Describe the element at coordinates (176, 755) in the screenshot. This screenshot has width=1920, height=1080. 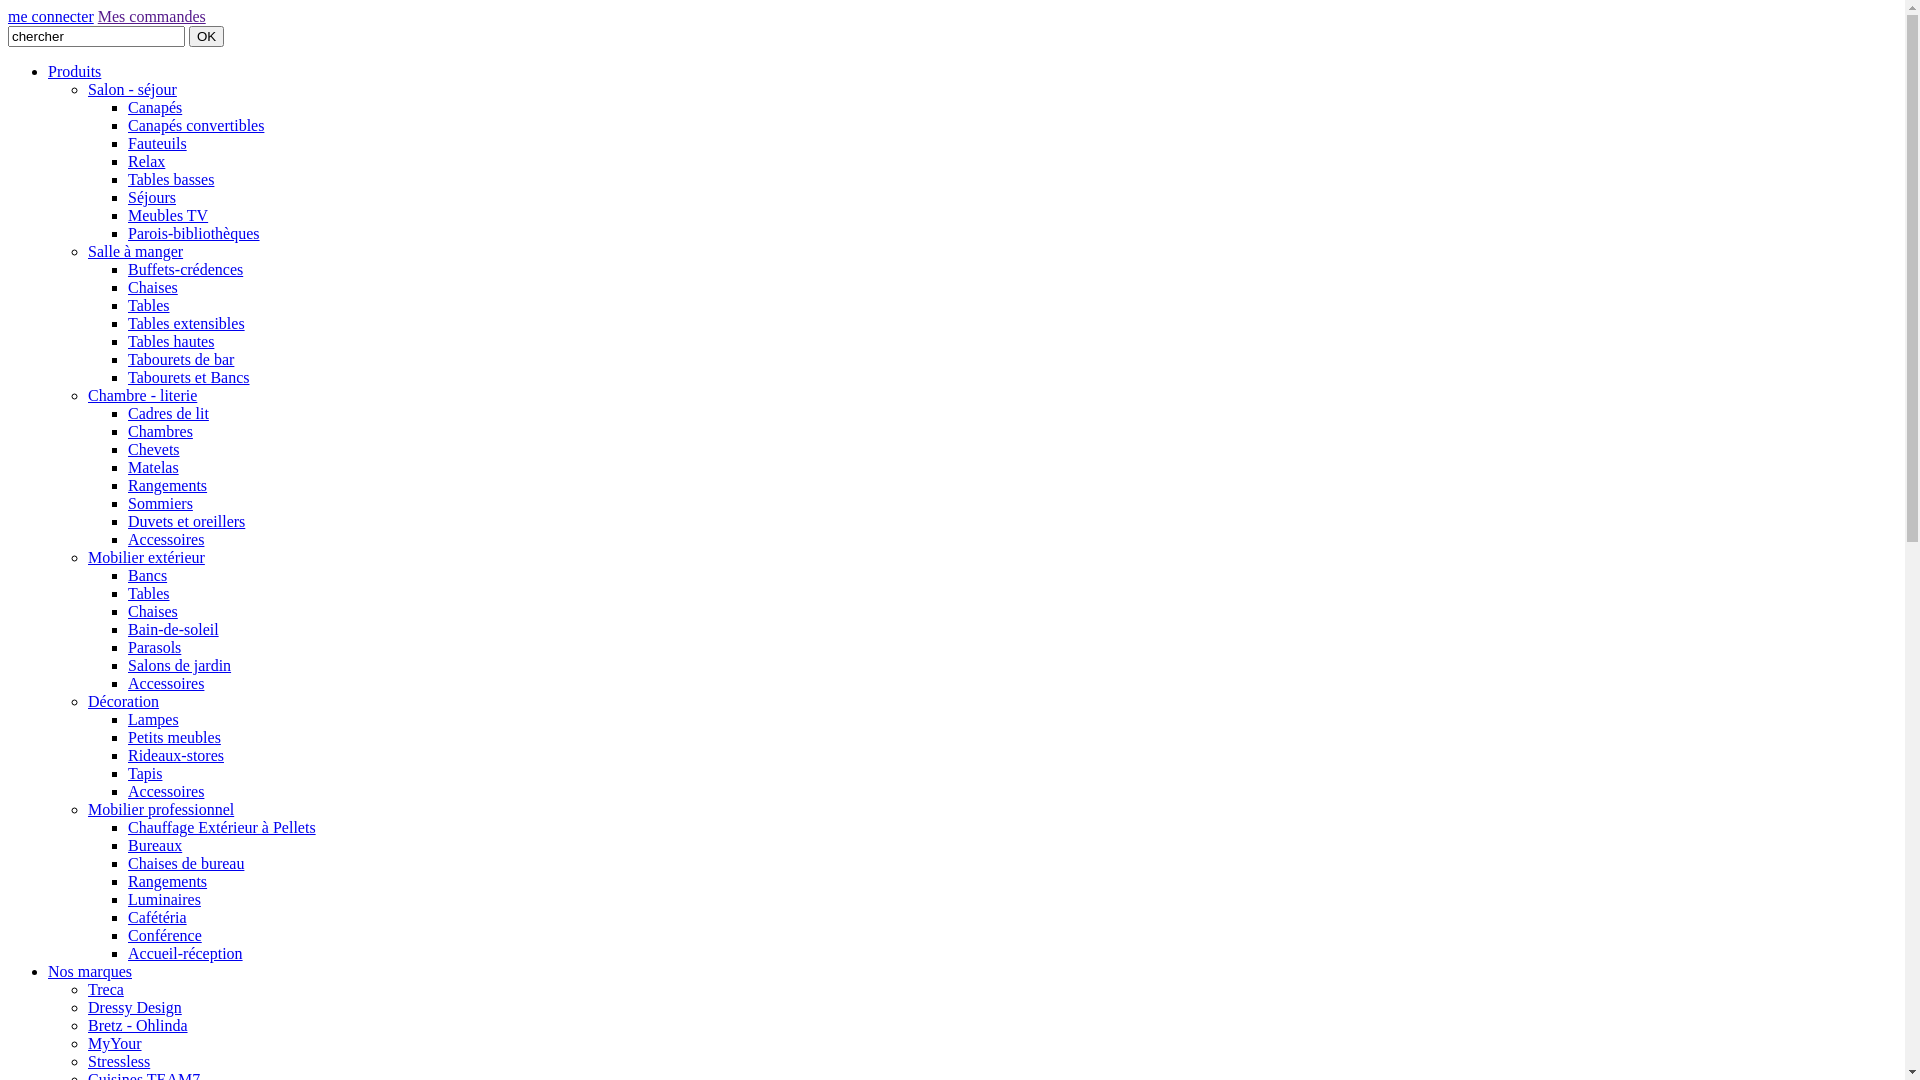
I see `'Rideaux-stores'` at that location.